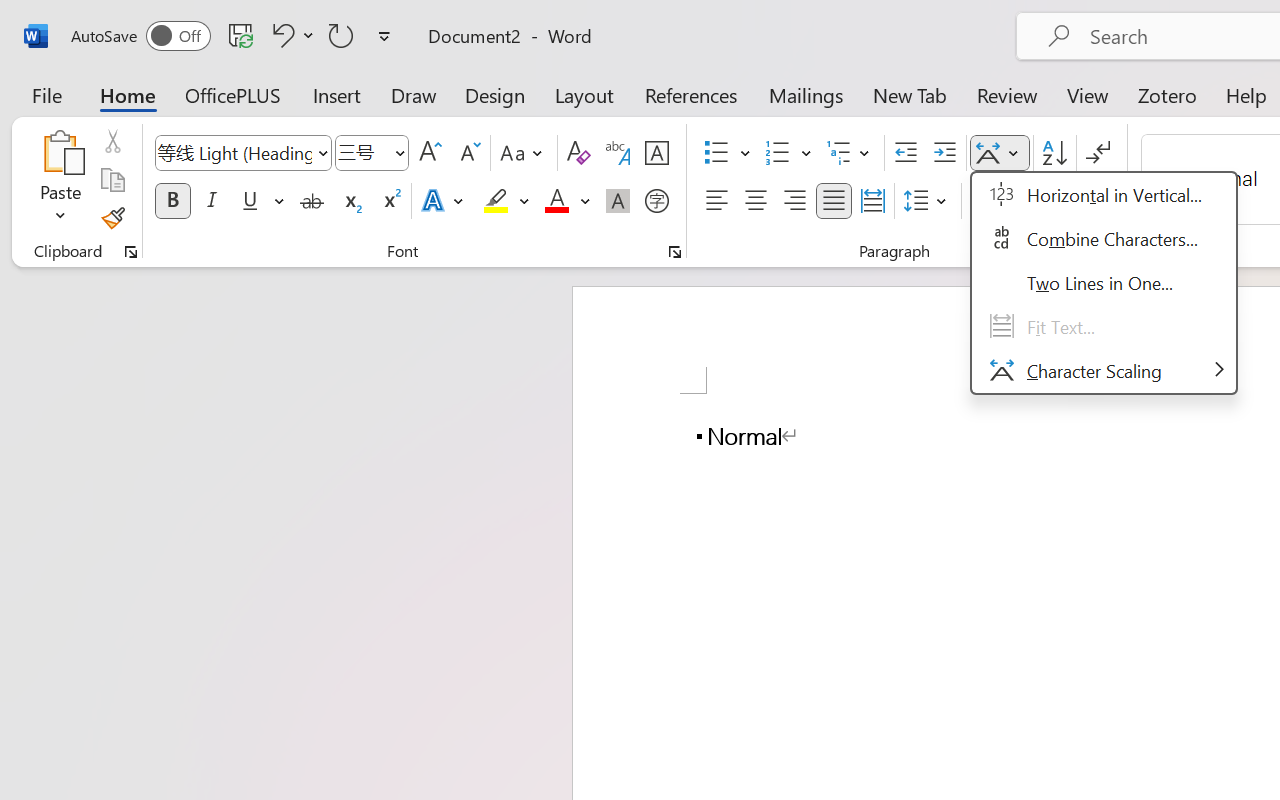 This screenshot has height=800, width=1280. I want to click on 'New Tab', so click(909, 94).